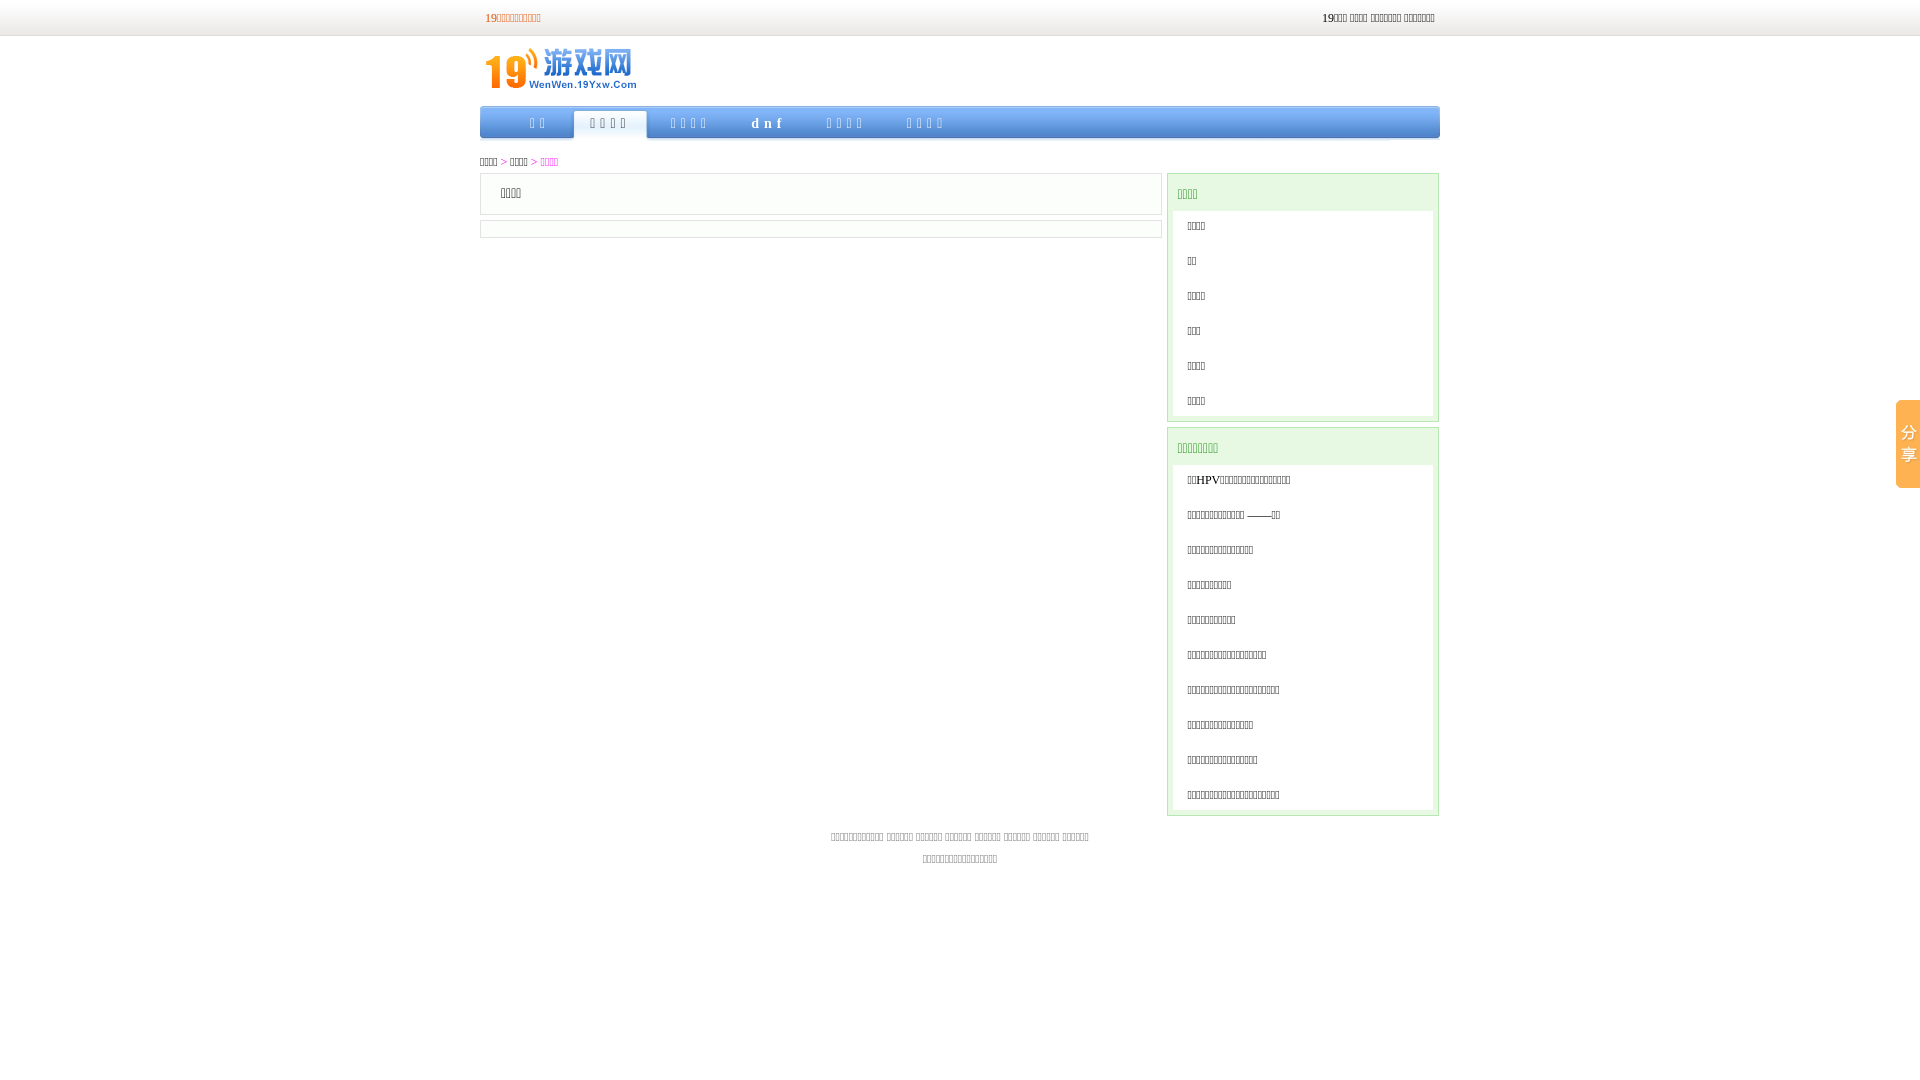 The image size is (1920, 1080). Describe the element at coordinates (767, 123) in the screenshot. I see `'dnf'` at that location.